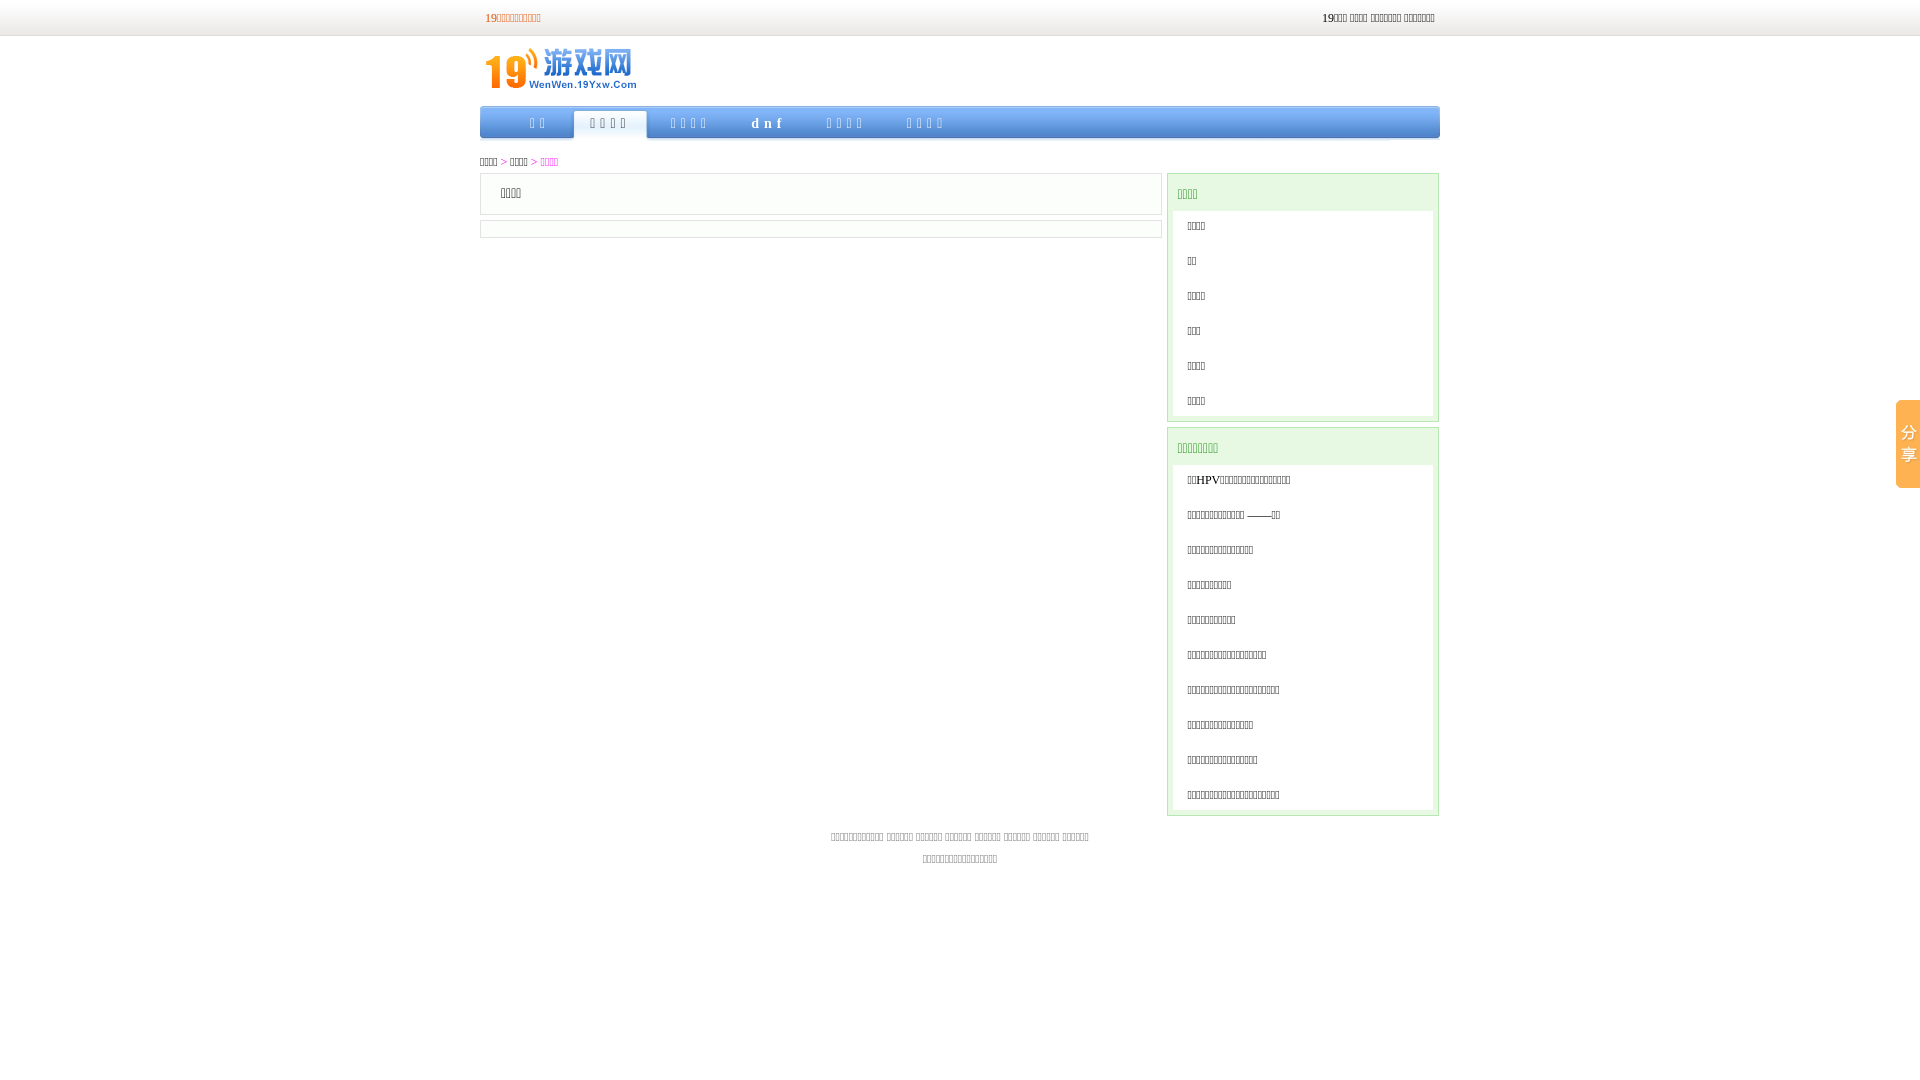 The image size is (1920, 1080). Describe the element at coordinates (767, 123) in the screenshot. I see `'dnf'` at that location.